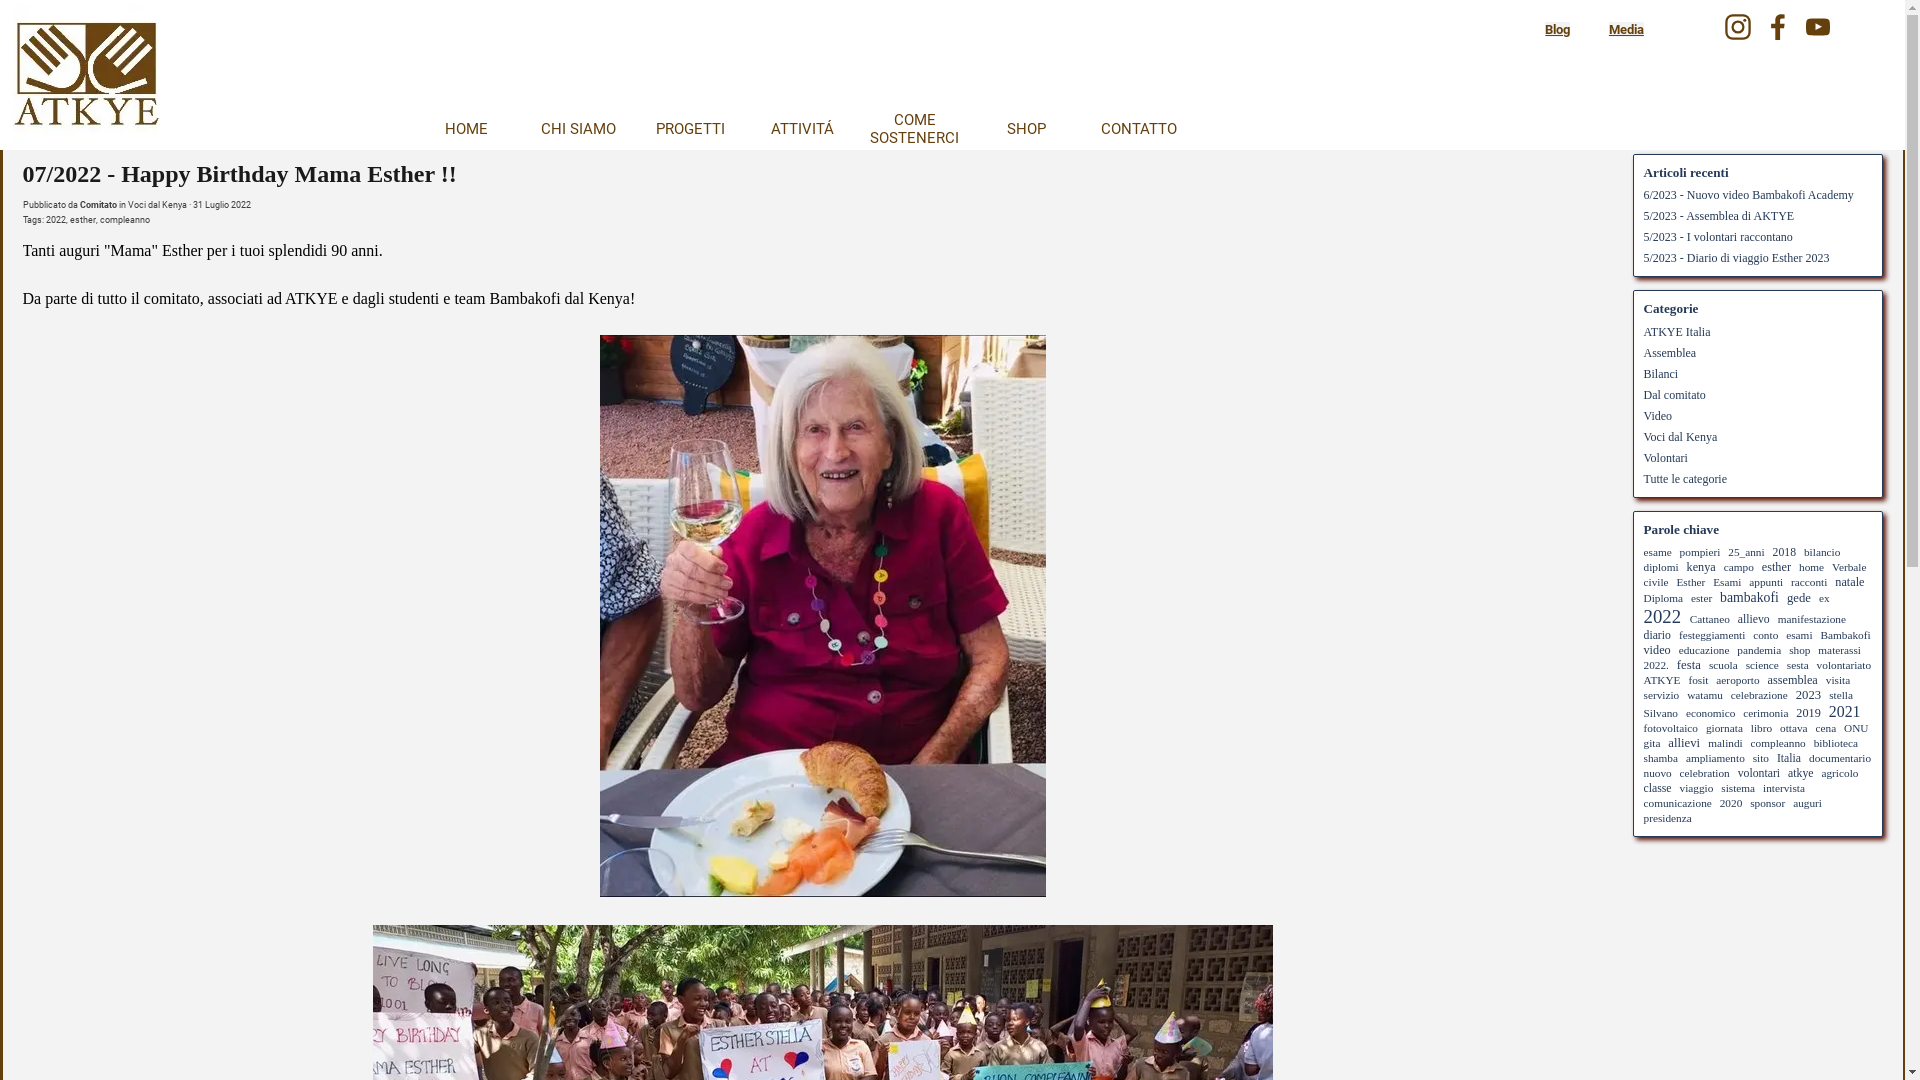 Image resolution: width=1920 pixels, height=1080 pixels. Describe the element at coordinates (1696, 786) in the screenshot. I see `'viaggio'` at that location.